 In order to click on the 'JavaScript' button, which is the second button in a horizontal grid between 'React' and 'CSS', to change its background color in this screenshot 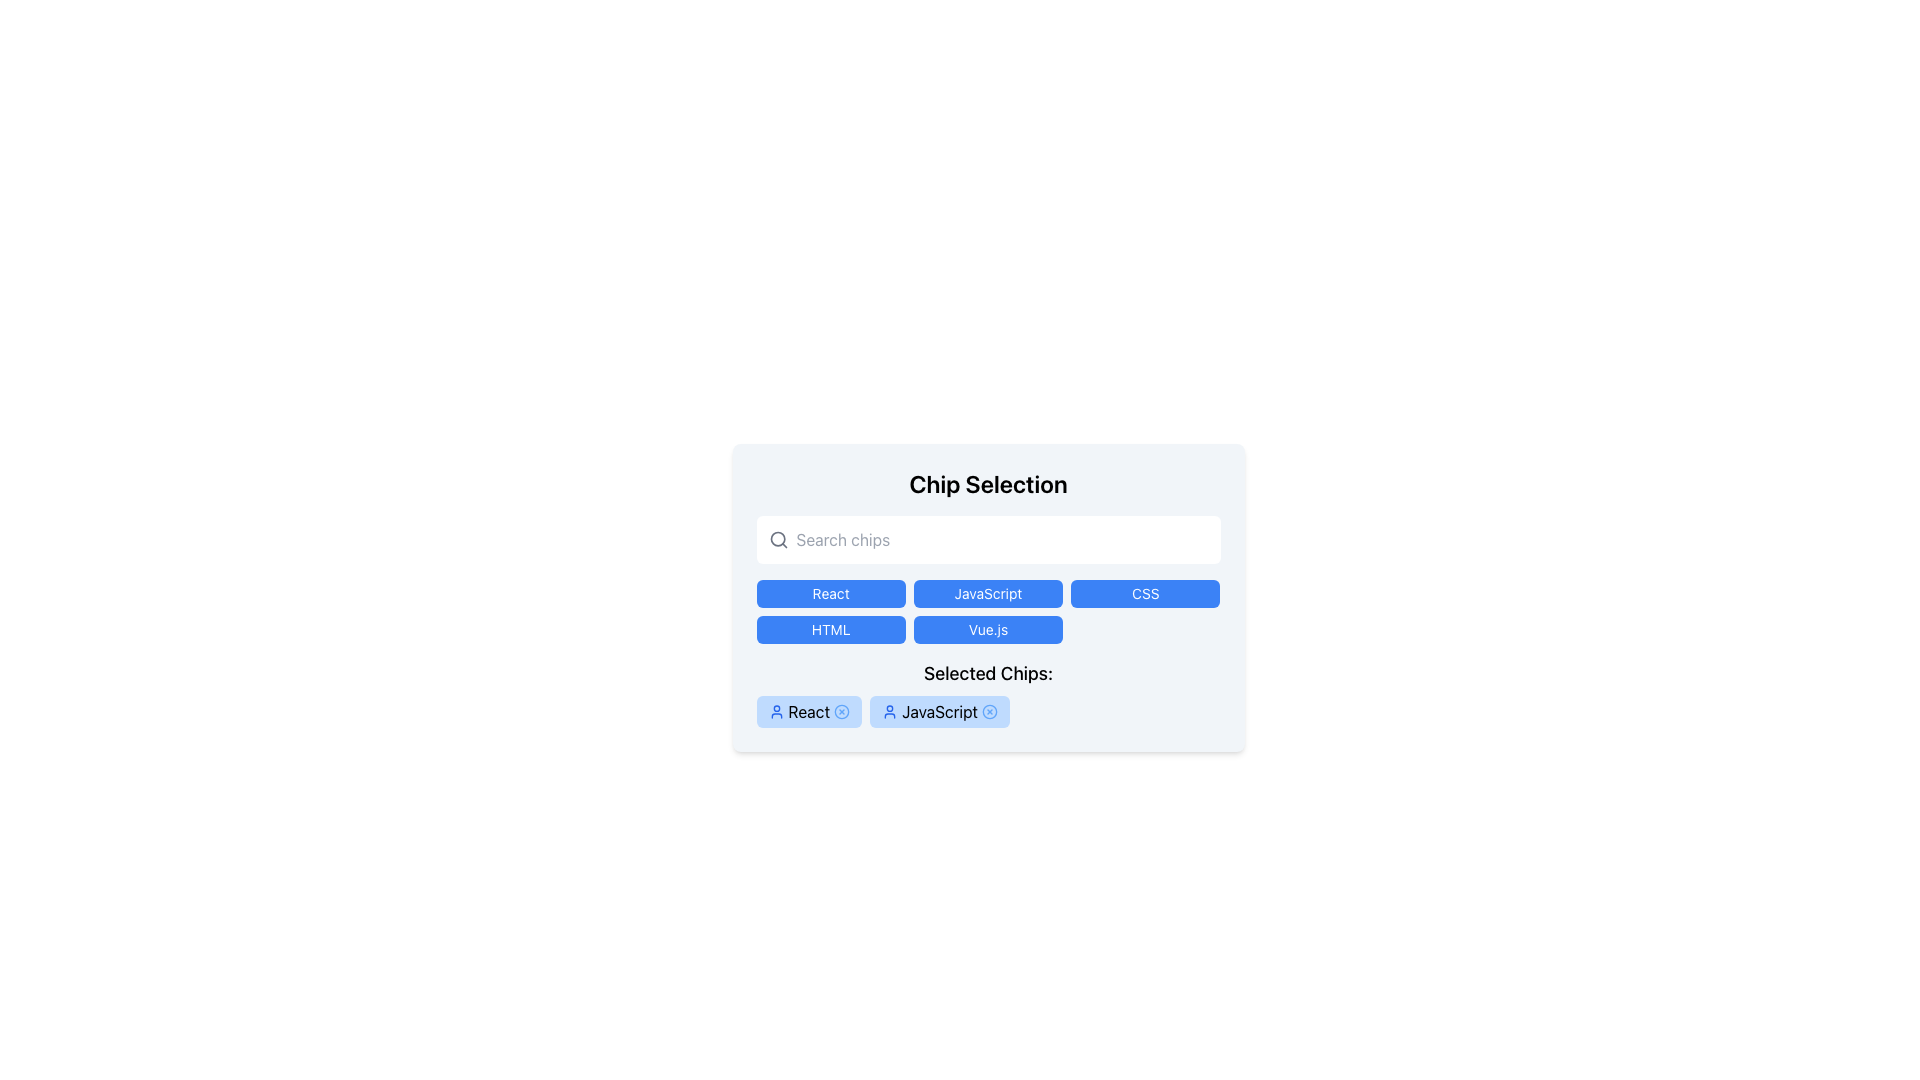, I will do `click(988, 593)`.